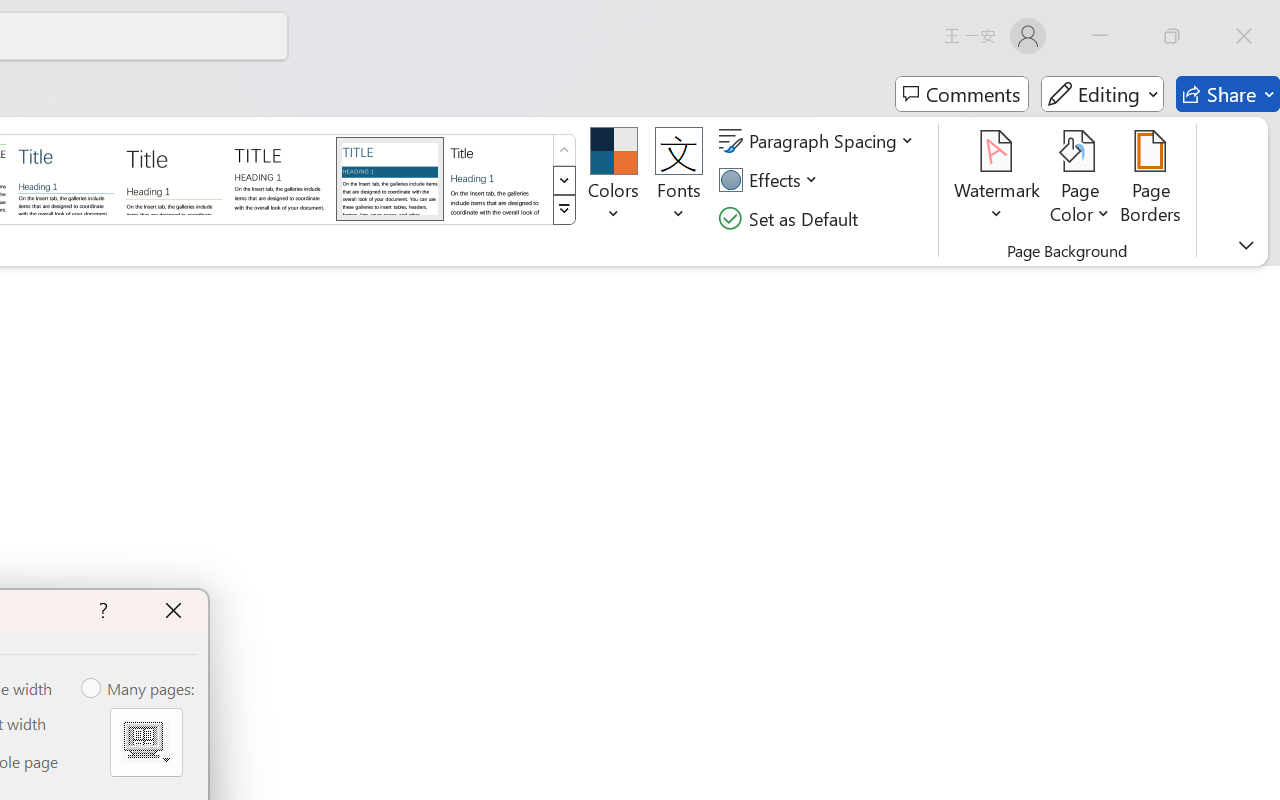 The height and width of the screenshot is (800, 1280). What do you see at coordinates (997, 179) in the screenshot?
I see `'Watermark'` at bounding box center [997, 179].